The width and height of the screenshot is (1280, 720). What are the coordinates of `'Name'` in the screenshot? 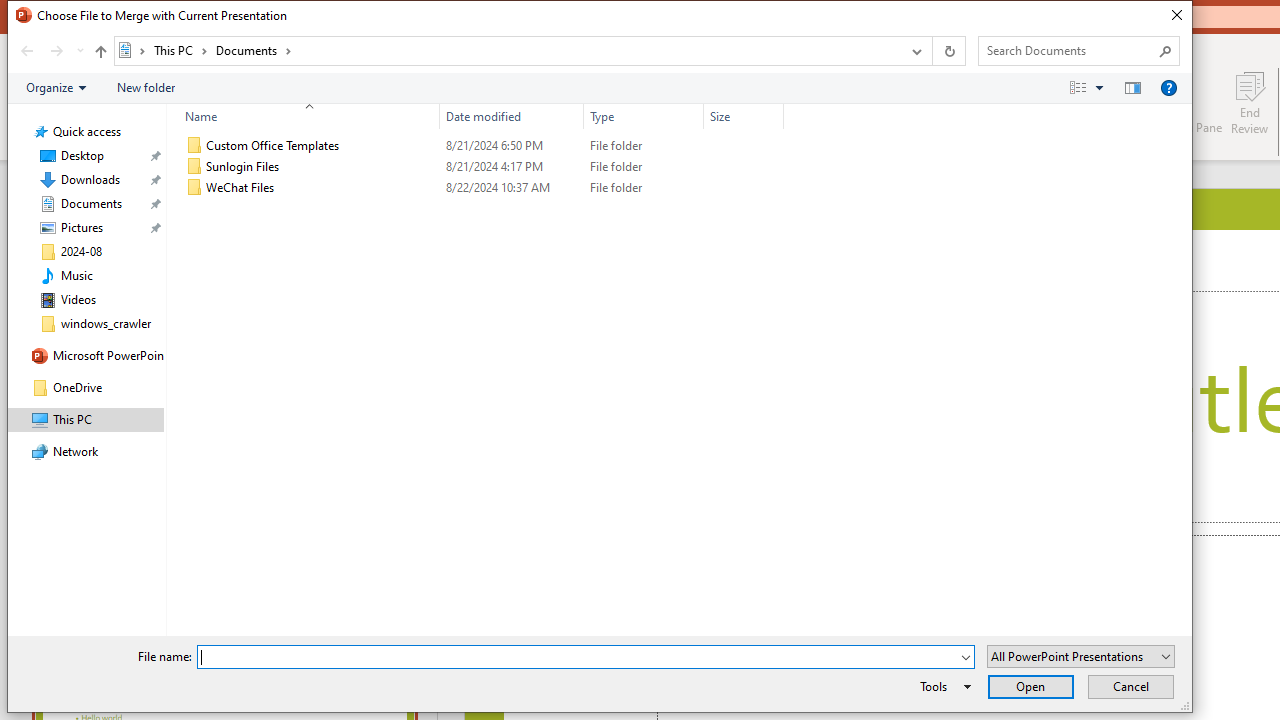 It's located at (303, 116).